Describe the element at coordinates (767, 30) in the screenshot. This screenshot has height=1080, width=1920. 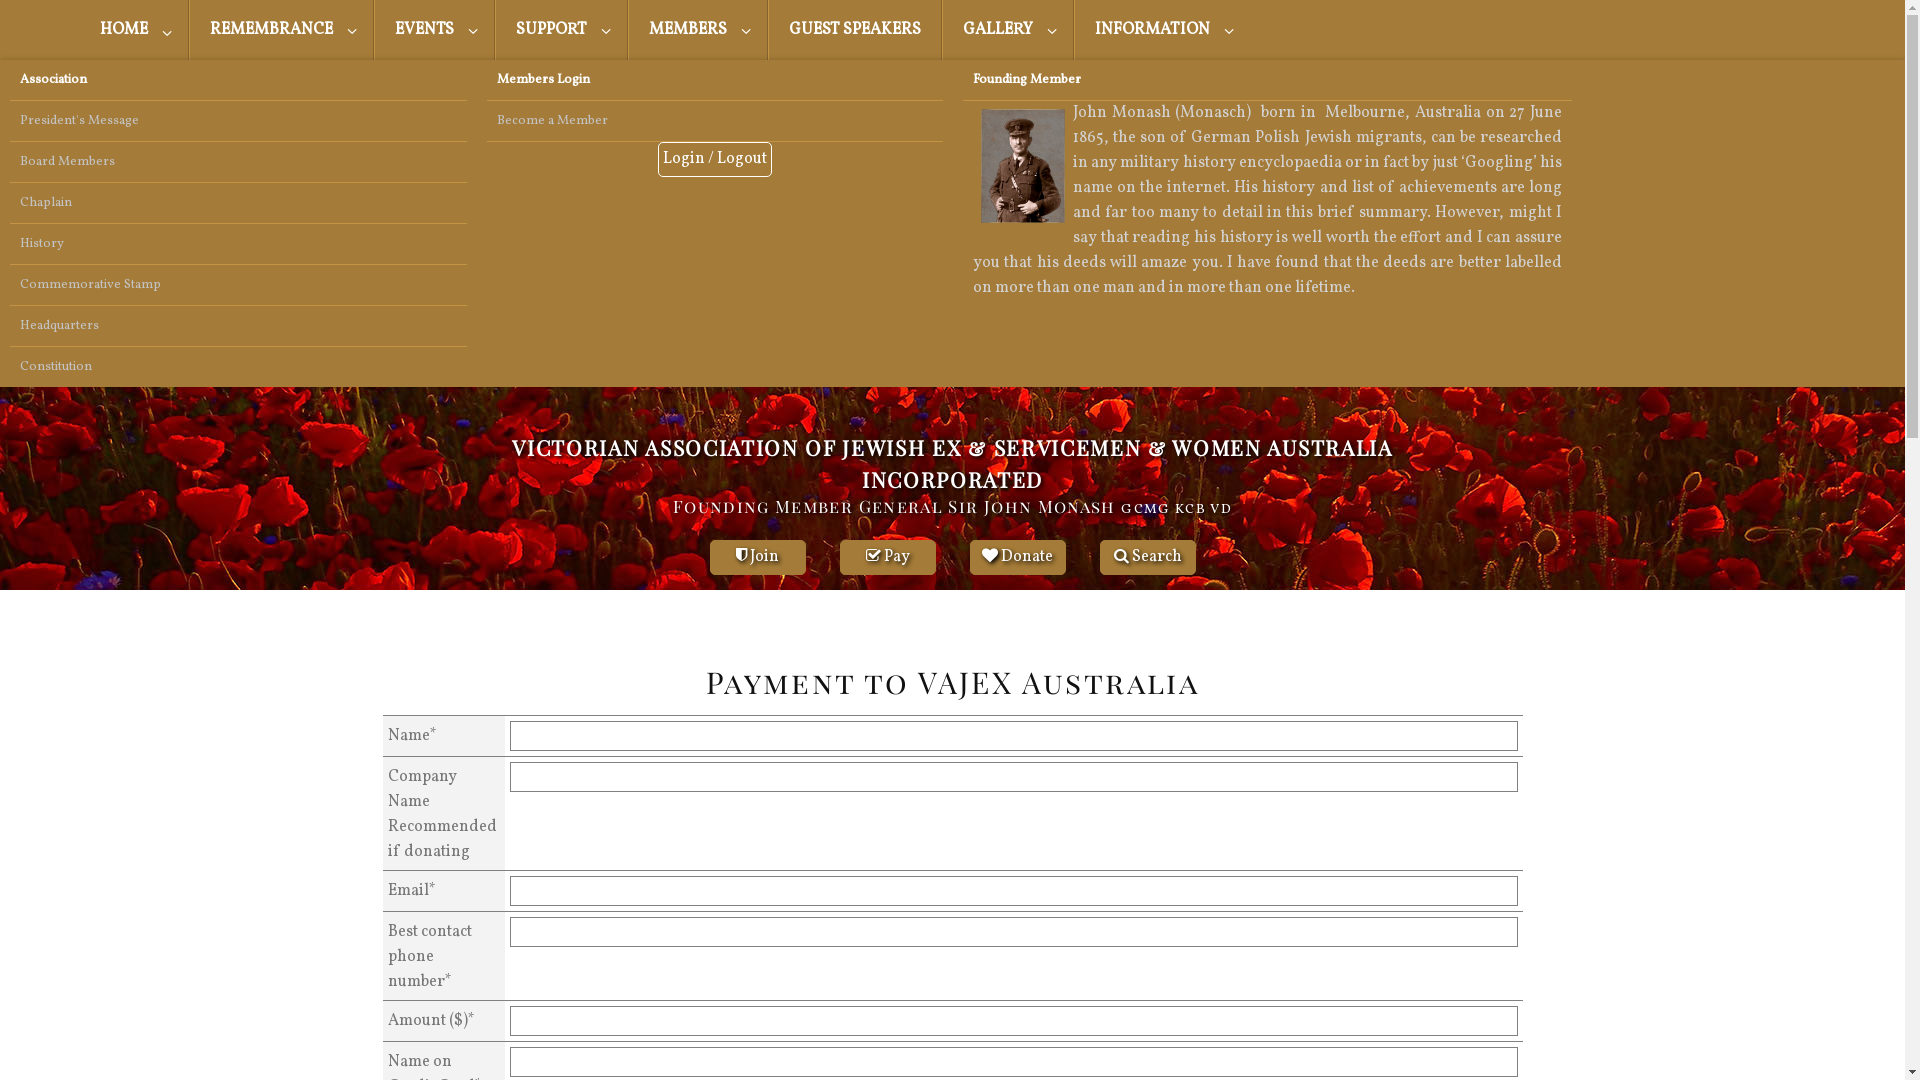
I see `'GUEST SPEAKERS'` at that location.